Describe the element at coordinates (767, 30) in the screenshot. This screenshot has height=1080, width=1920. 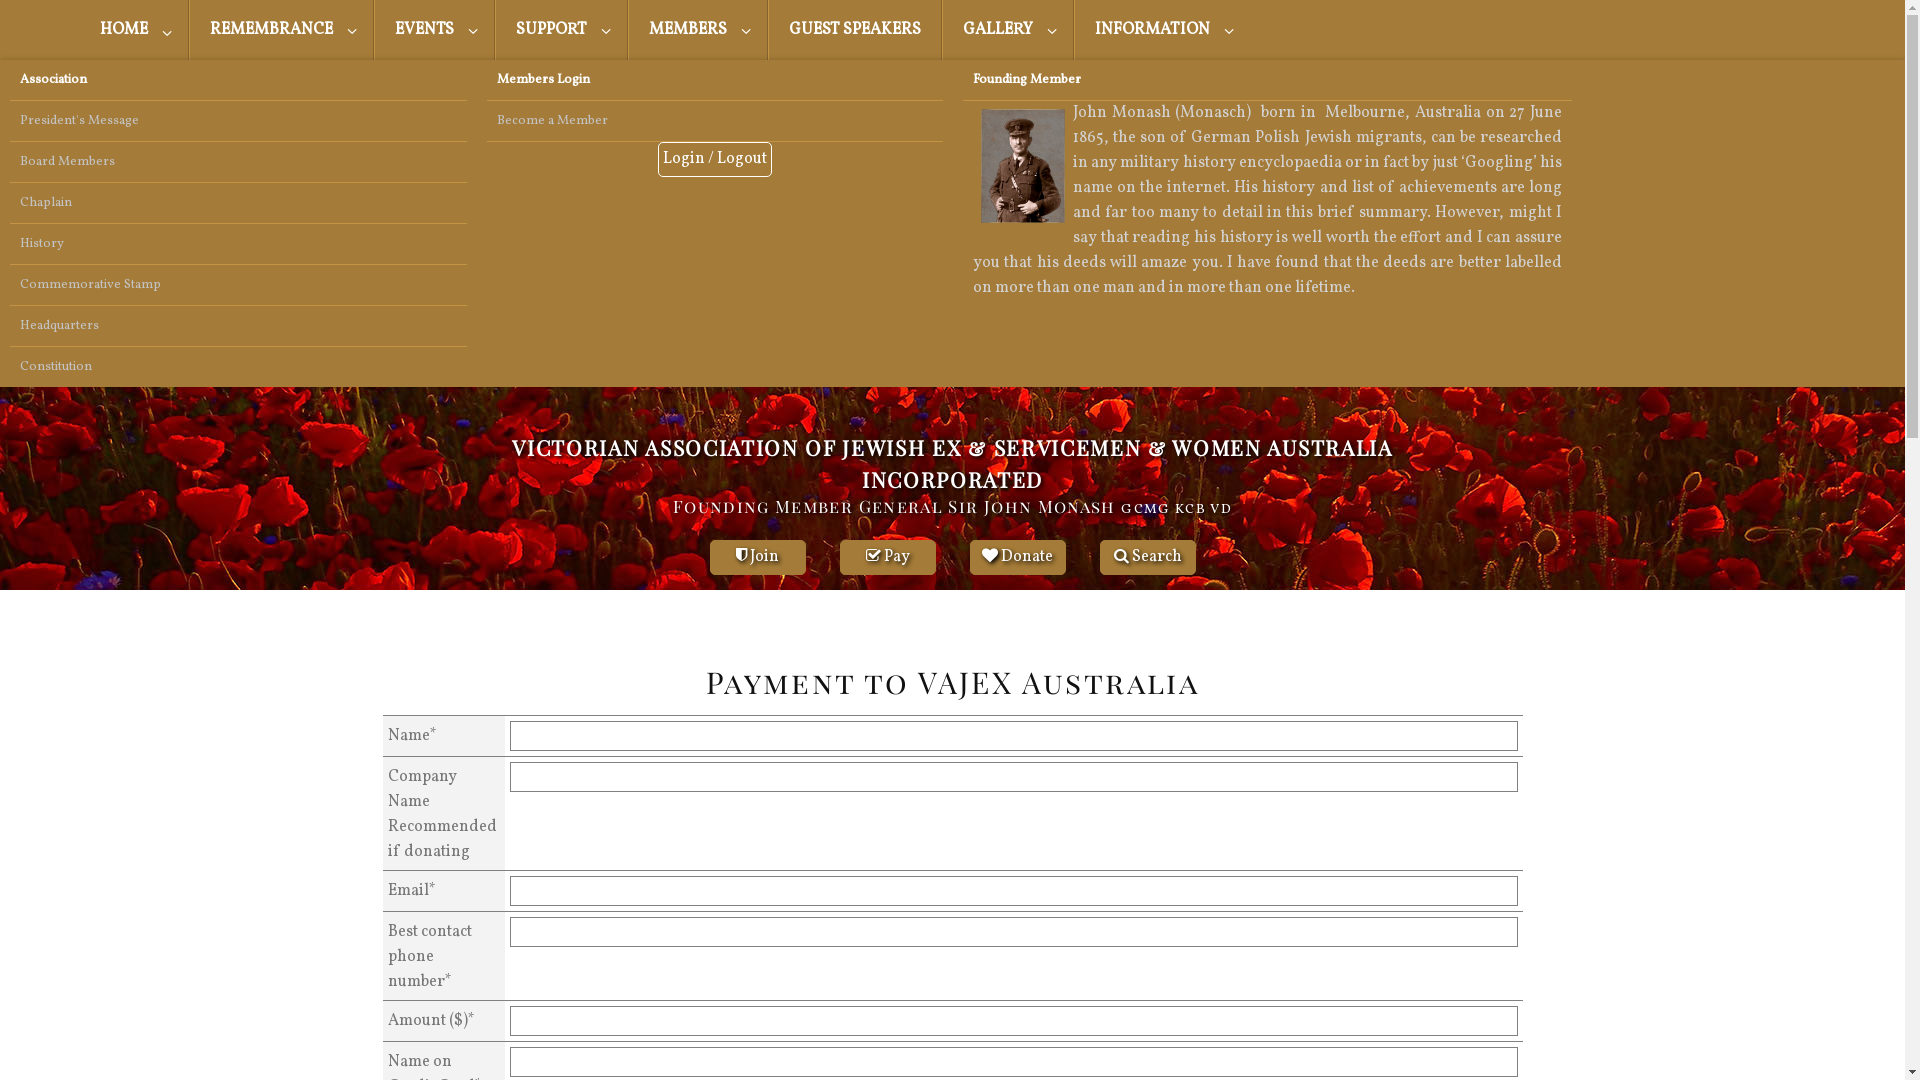
I see `'GUEST SPEAKERS'` at that location.